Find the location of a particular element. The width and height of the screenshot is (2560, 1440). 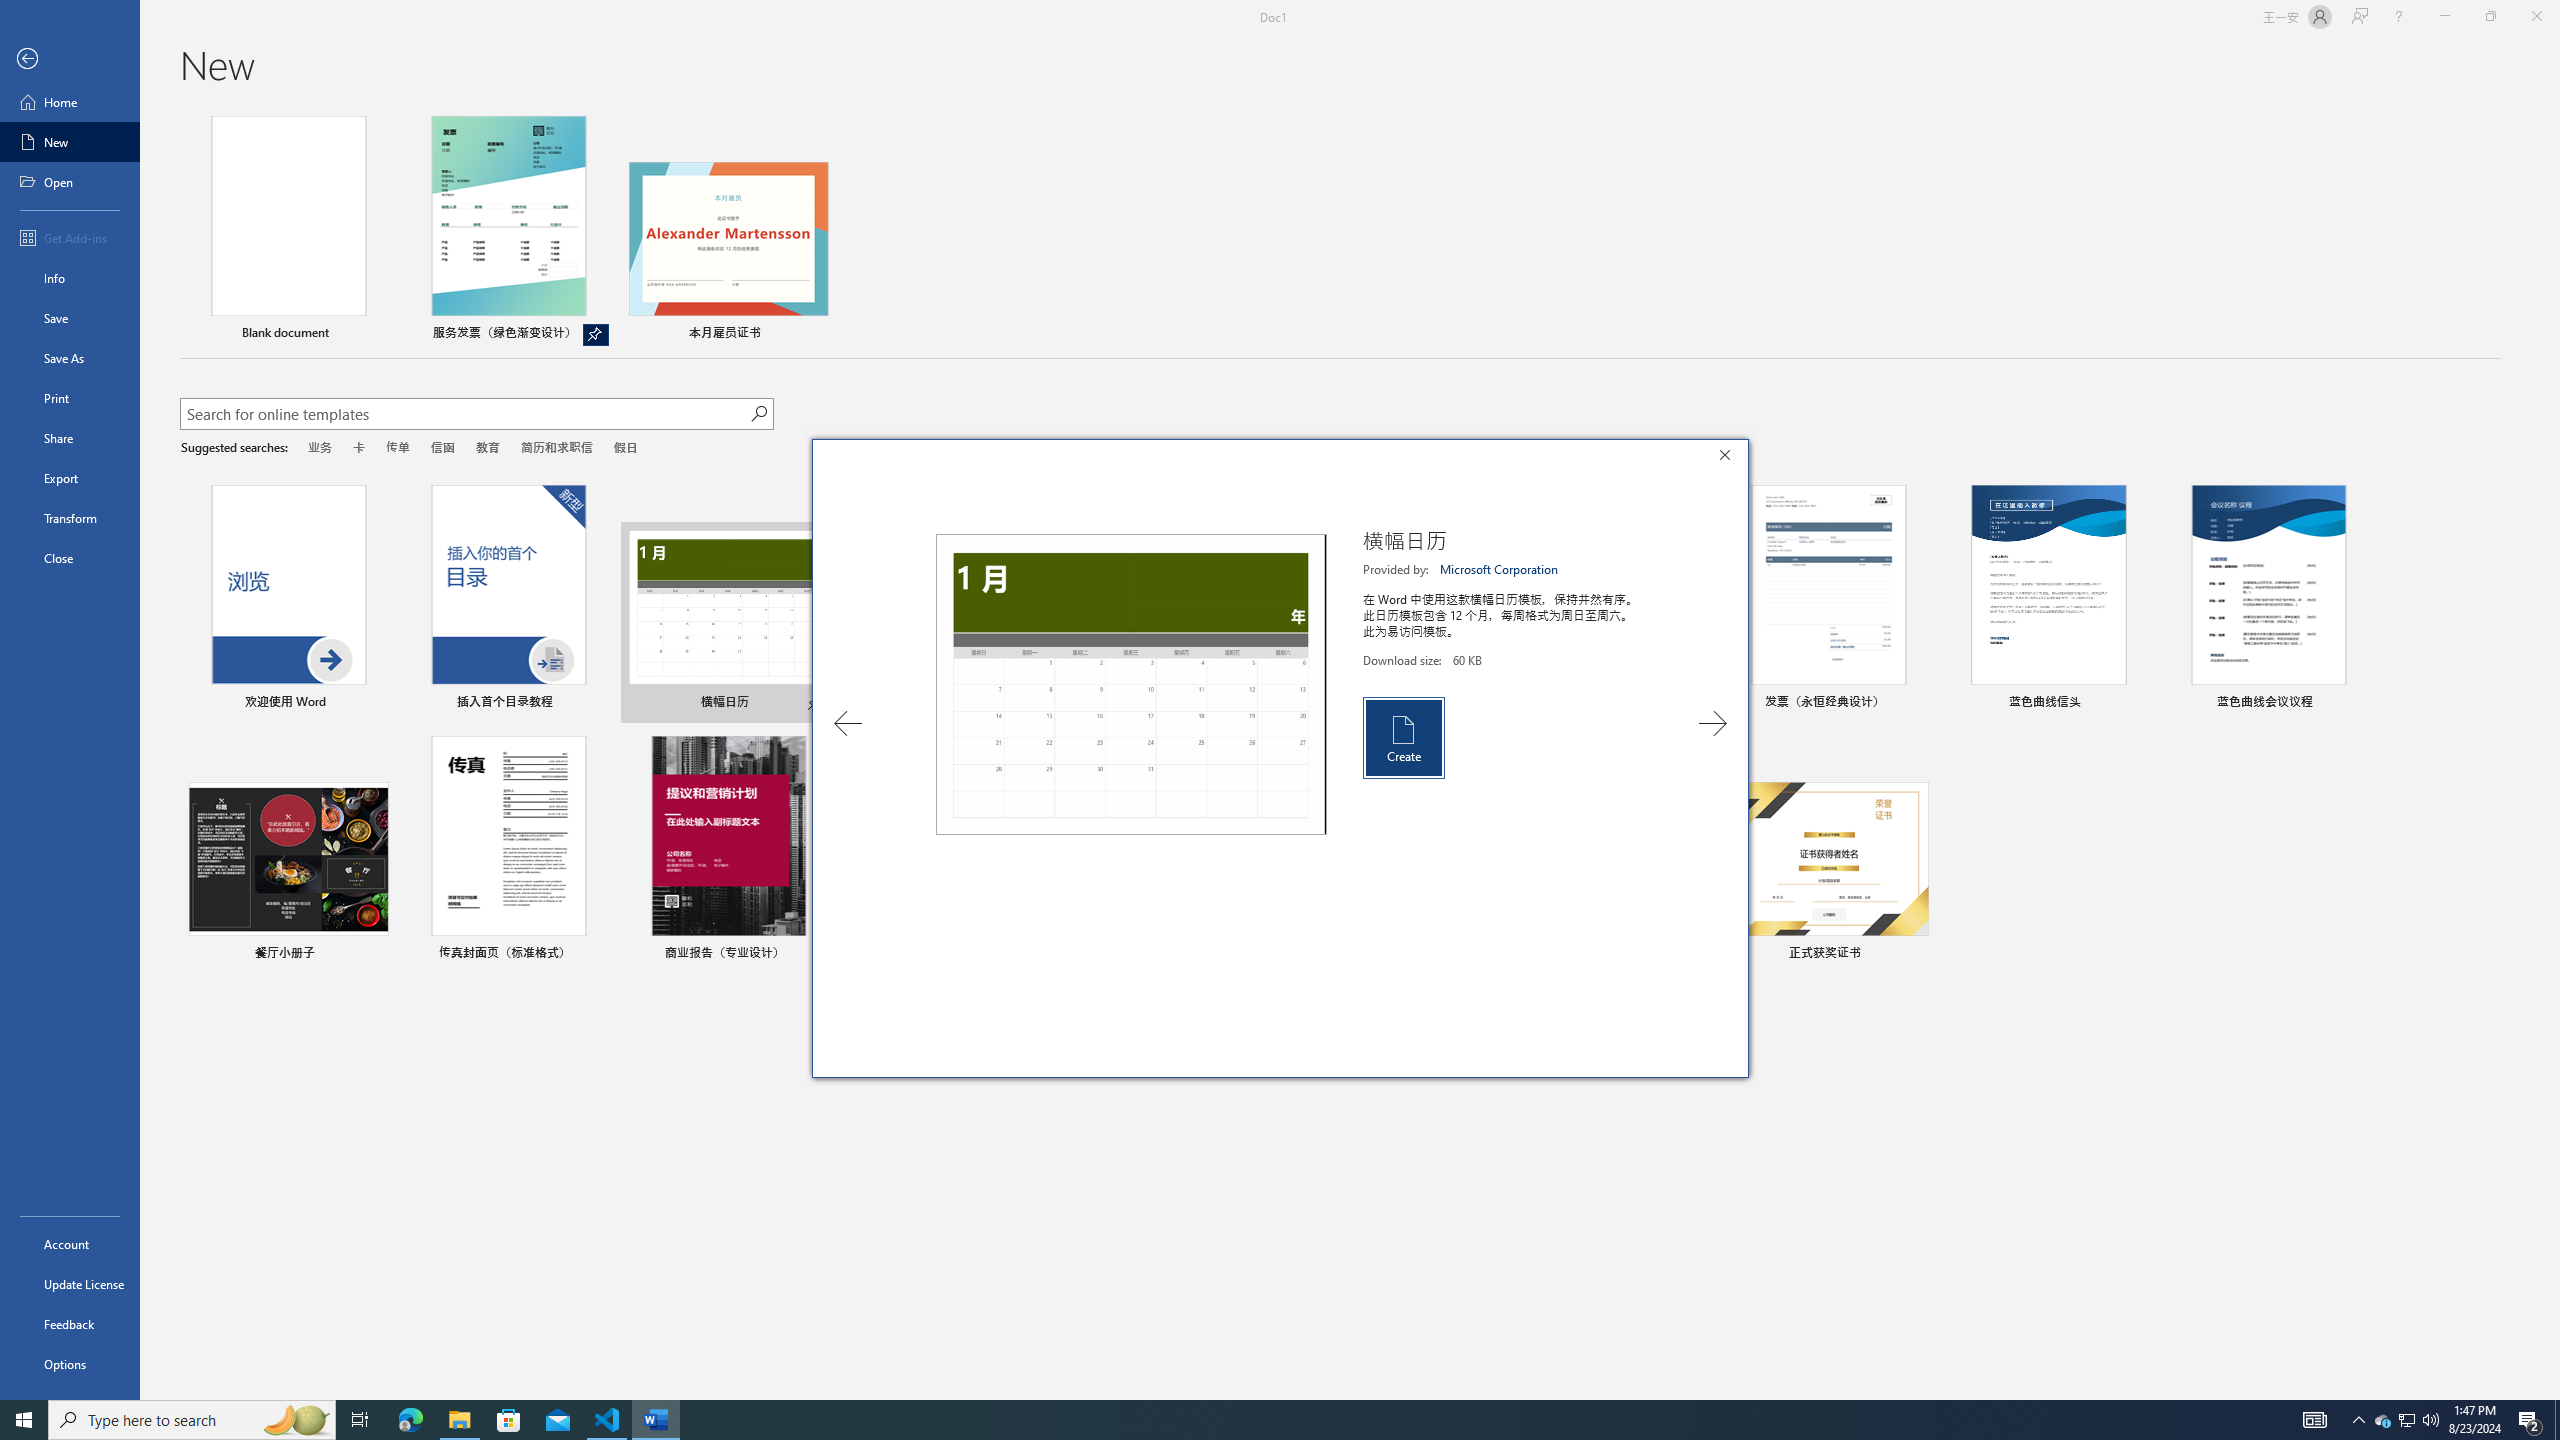

'Q2790: 100%' is located at coordinates (2406, 1418).